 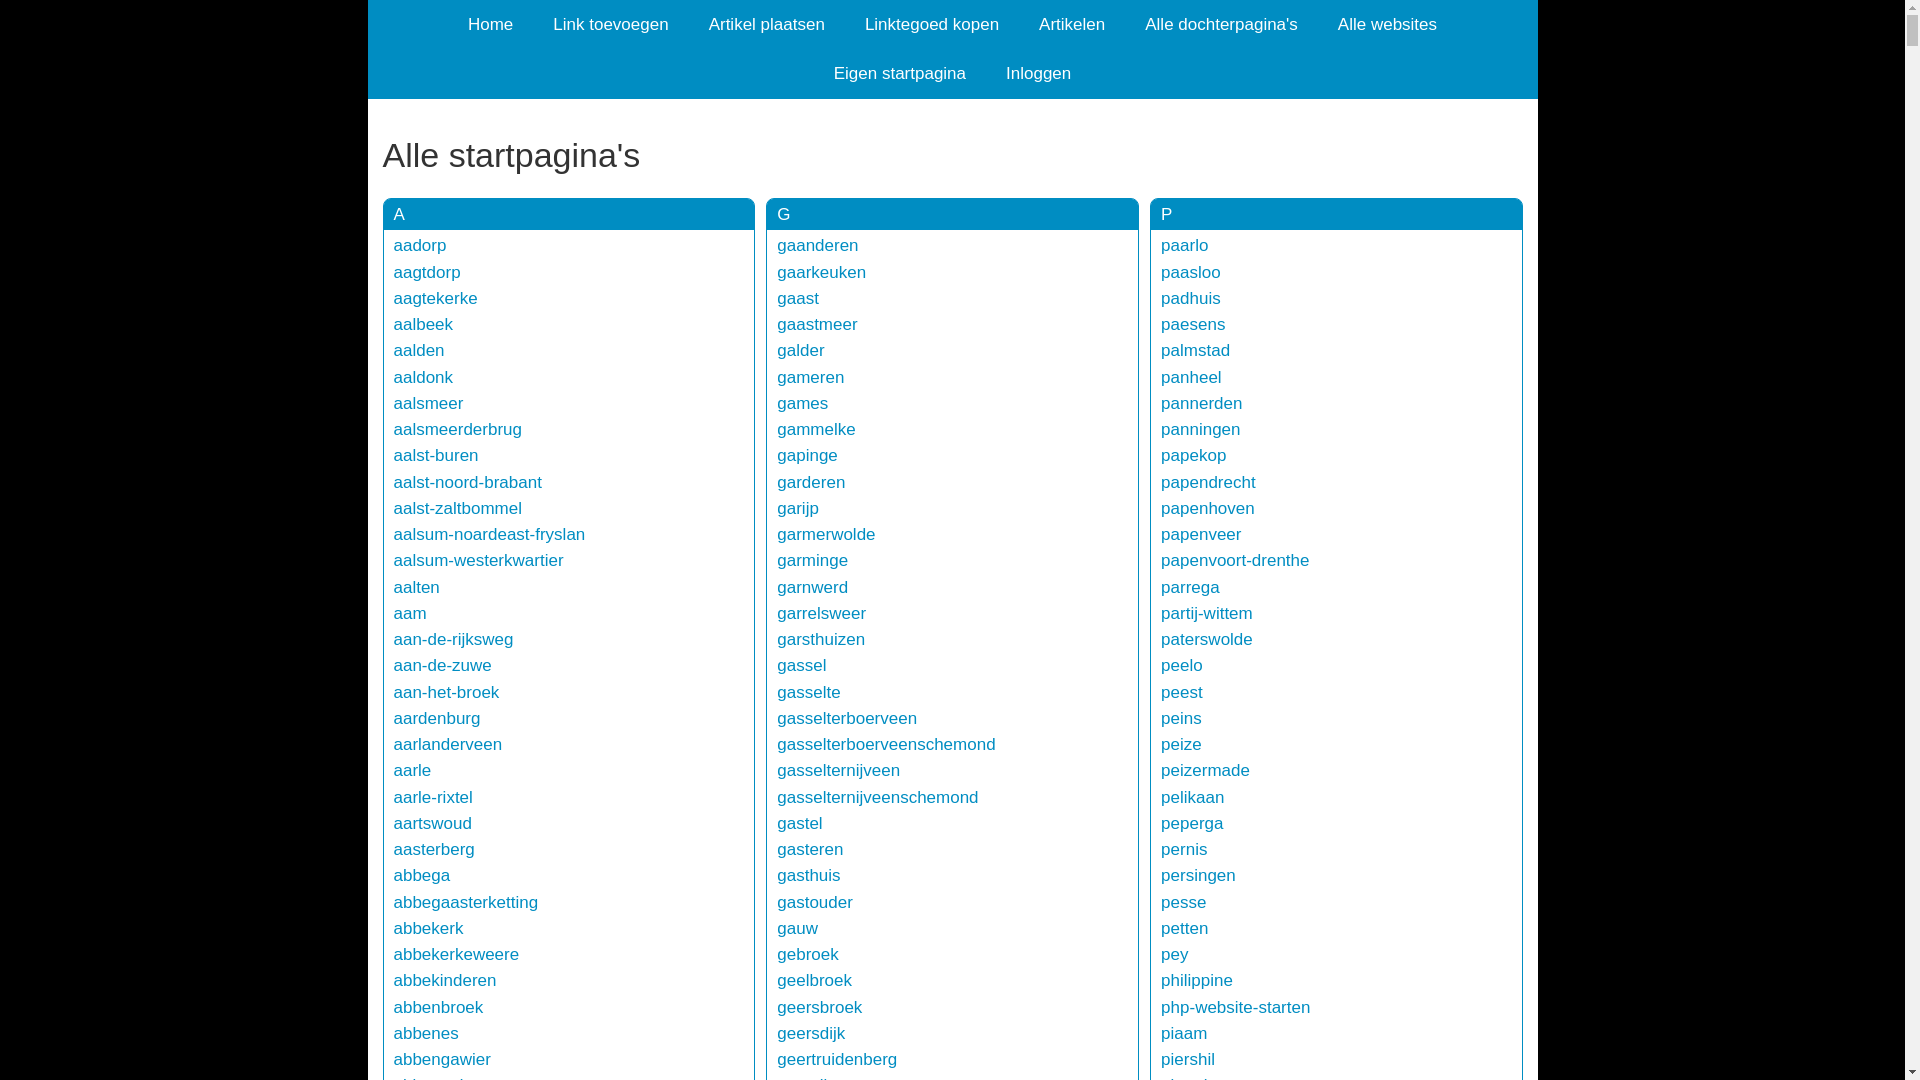 I want to click on 'panningen', so click(x=1161, y=428).